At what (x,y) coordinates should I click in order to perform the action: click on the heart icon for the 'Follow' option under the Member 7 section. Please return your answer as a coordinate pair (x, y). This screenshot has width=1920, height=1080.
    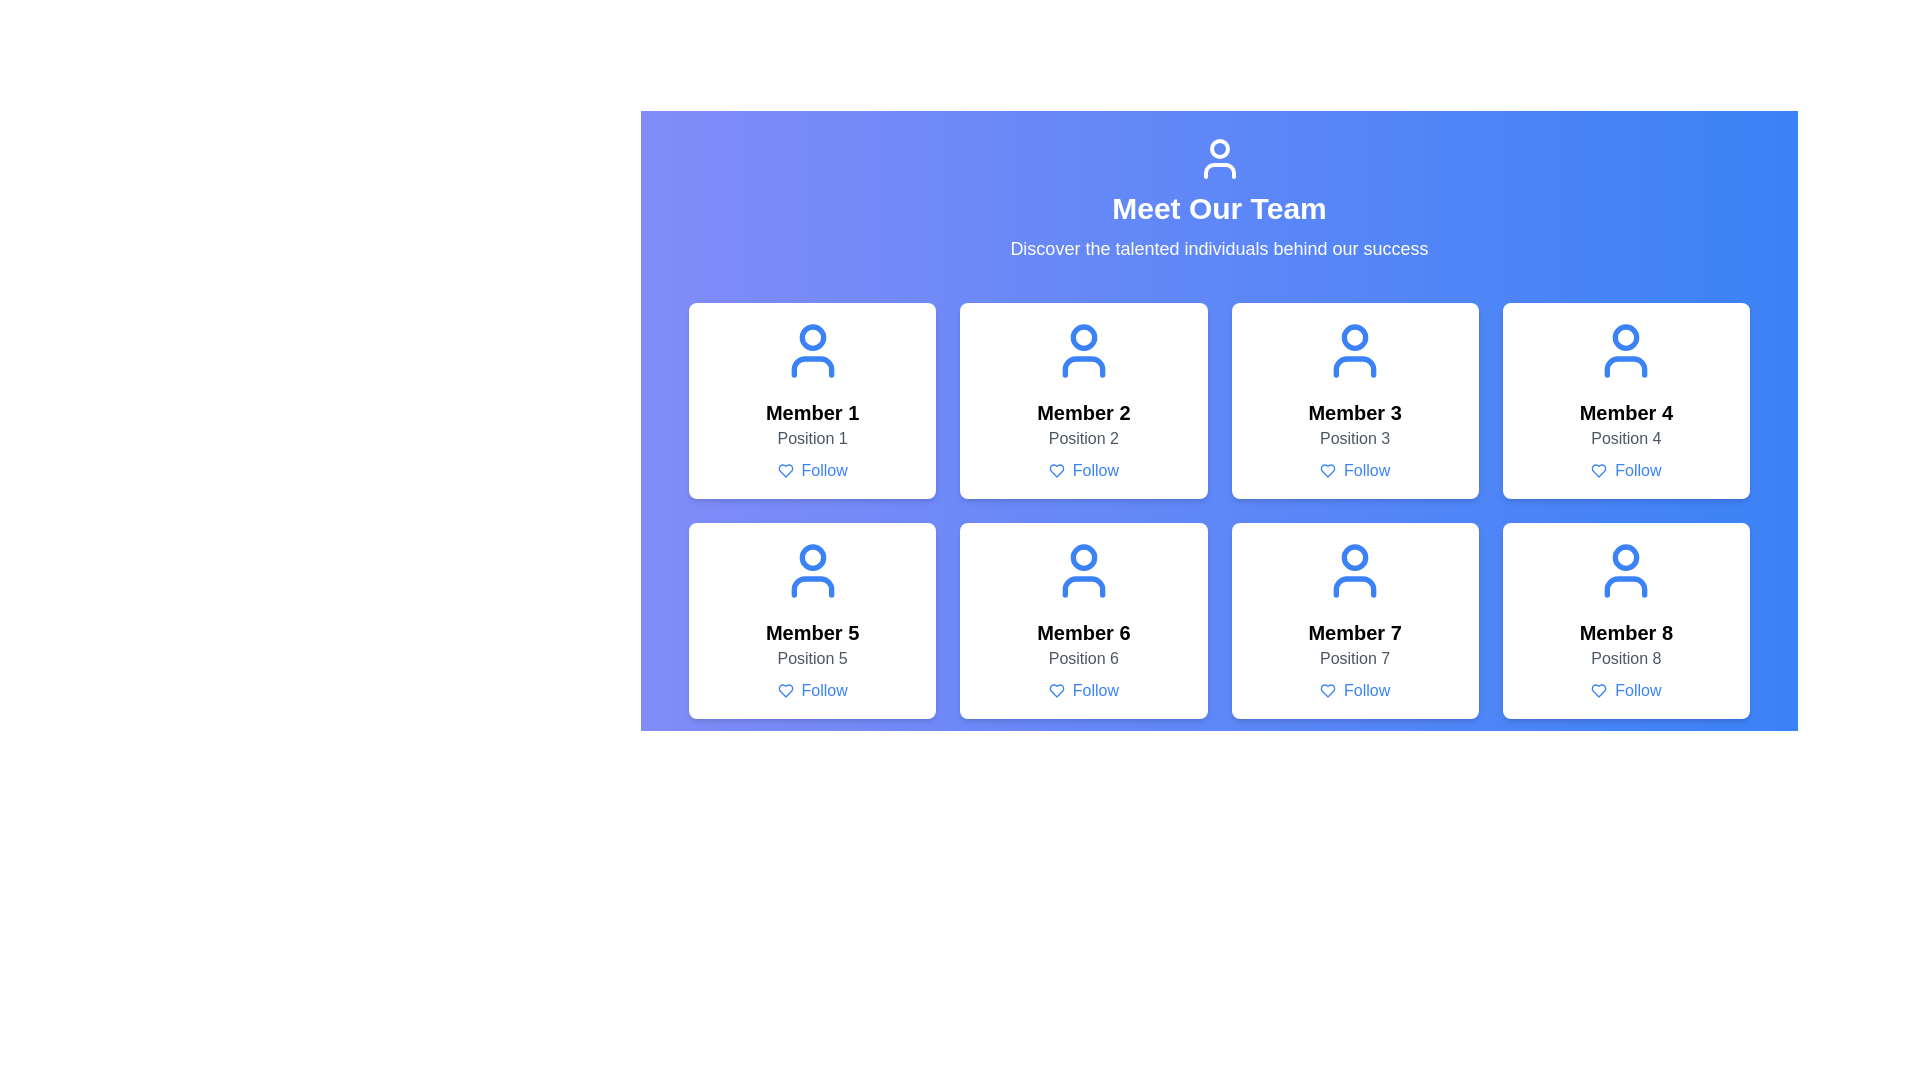
    Looking at the image, I should click on (1328, 689).